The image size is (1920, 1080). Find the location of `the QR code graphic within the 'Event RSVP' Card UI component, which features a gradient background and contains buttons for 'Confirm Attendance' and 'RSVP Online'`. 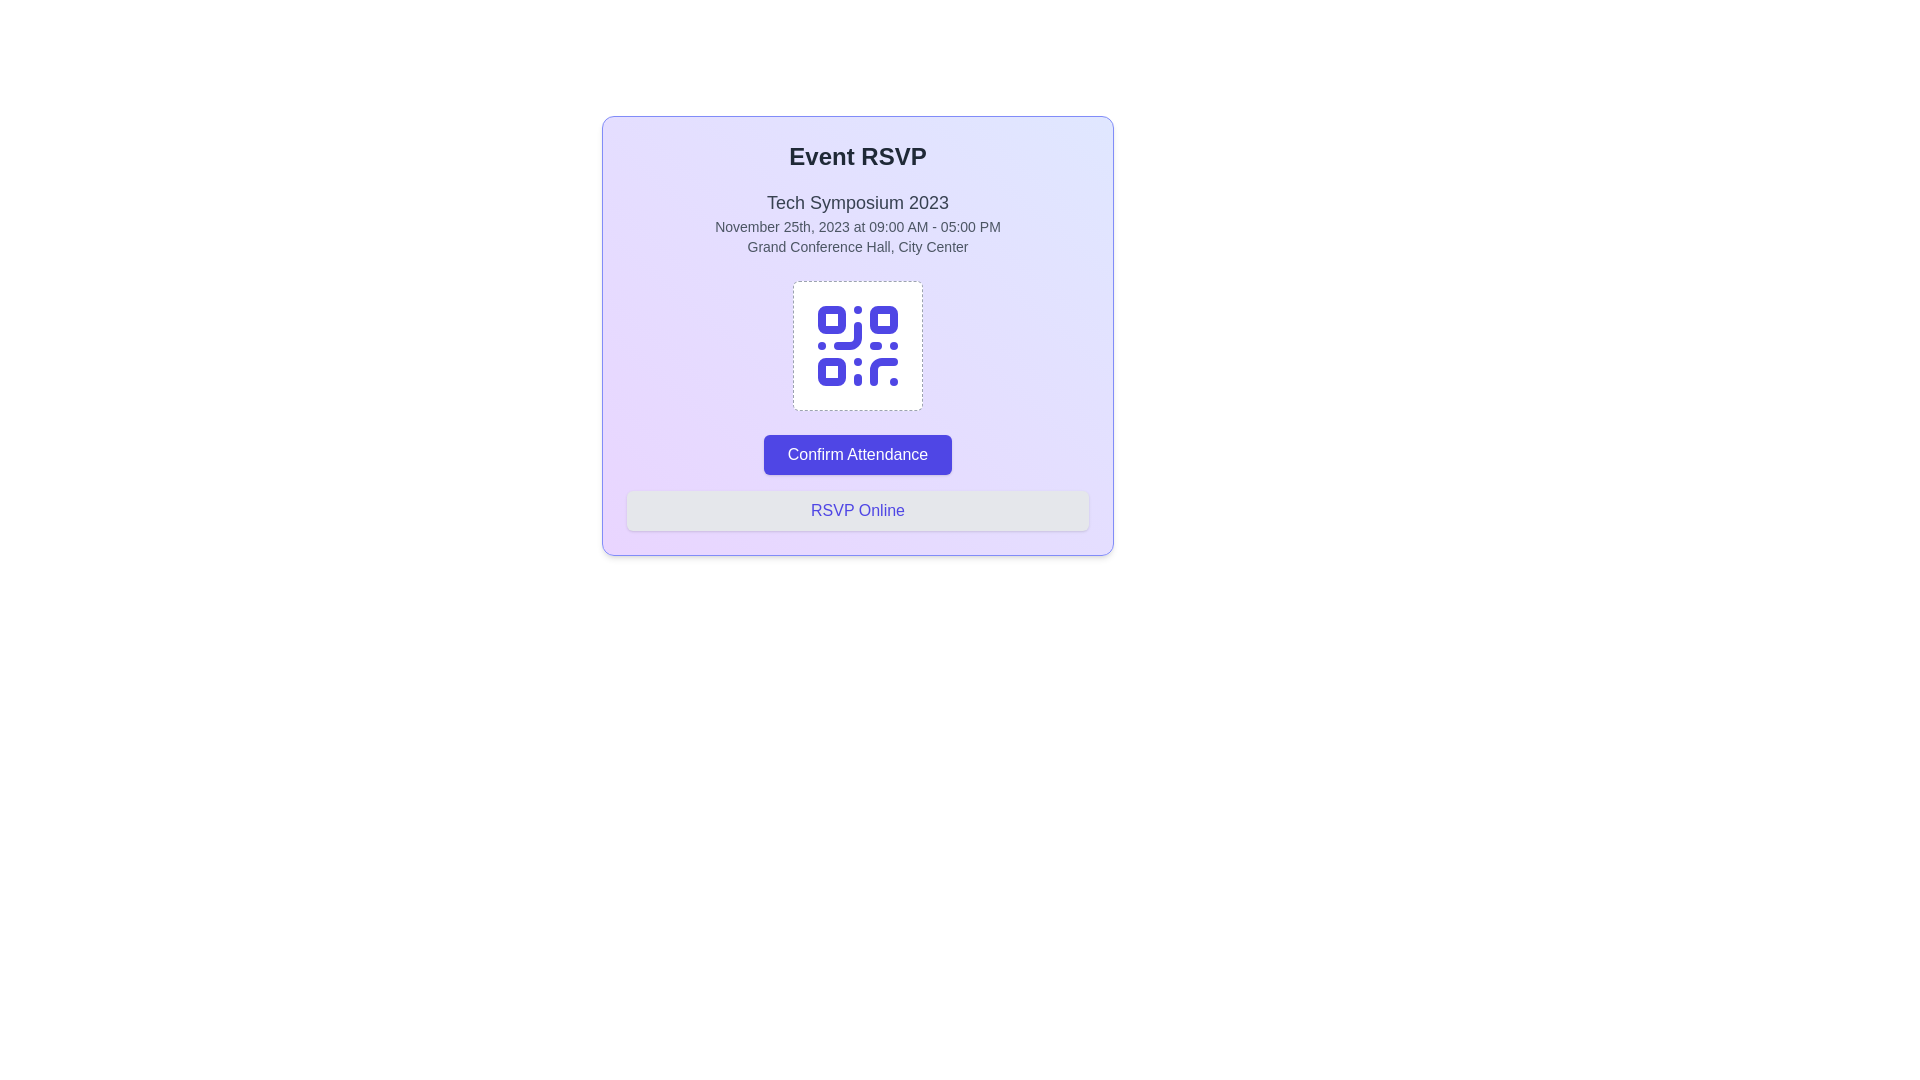

the QR code graphic within the 'Event RSVP' Card UI component, which features a gradient background and contains buttons for 'Confirm Attendance' and 'RSVP Online' is located at coordinates (858, 334).